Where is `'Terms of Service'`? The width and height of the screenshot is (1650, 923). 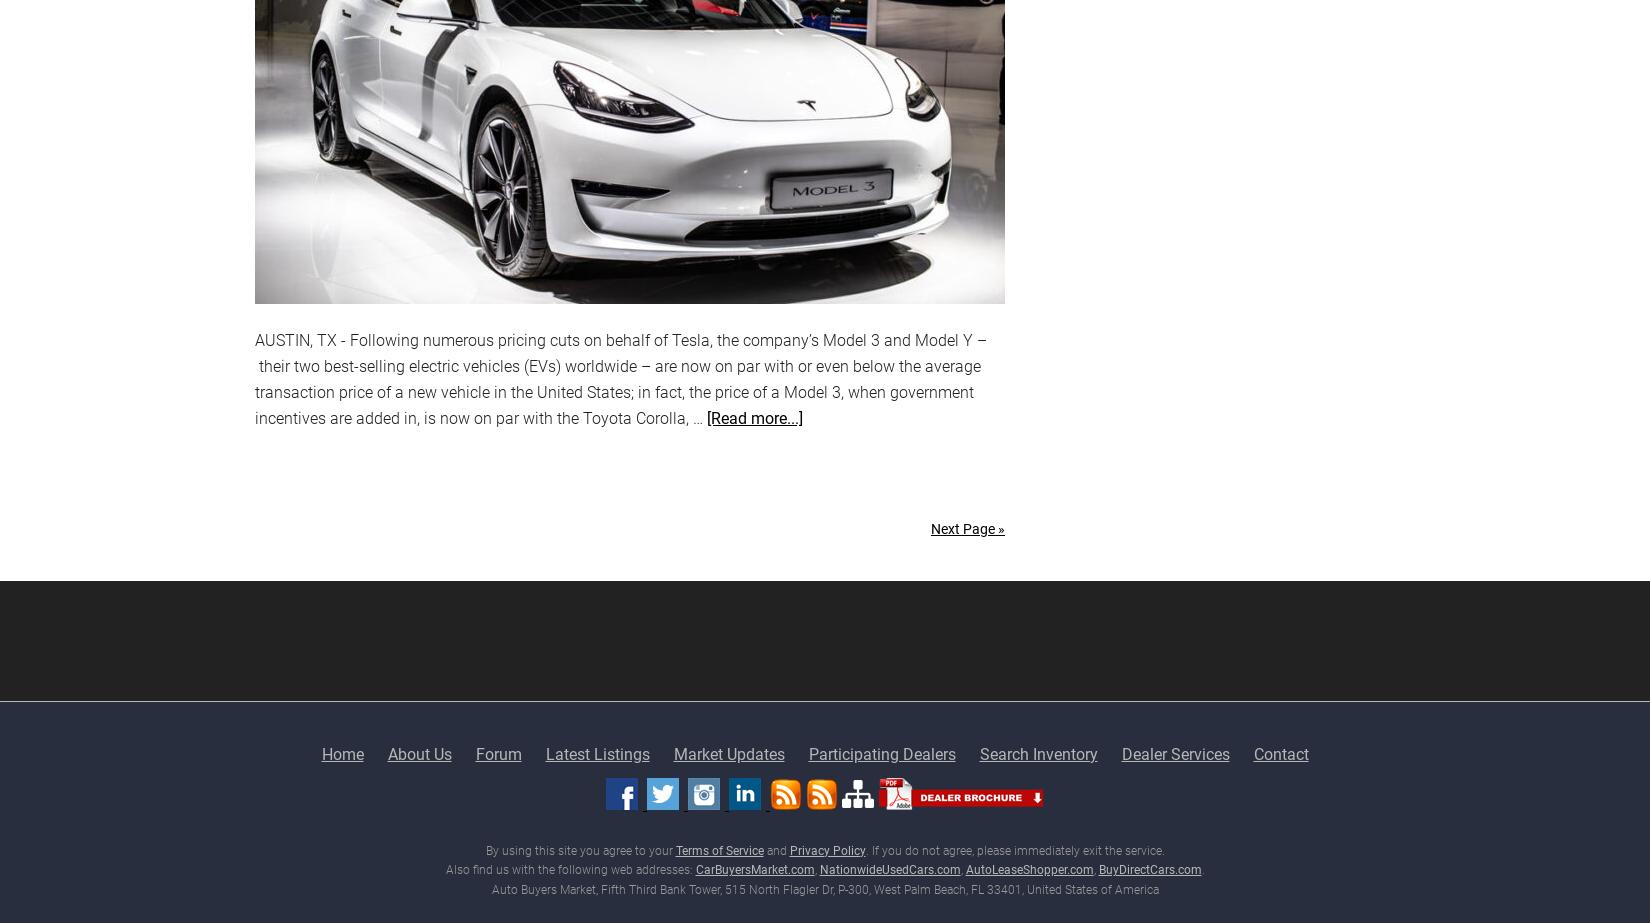 'Terms of Service' is located at coordinates (718, 848).